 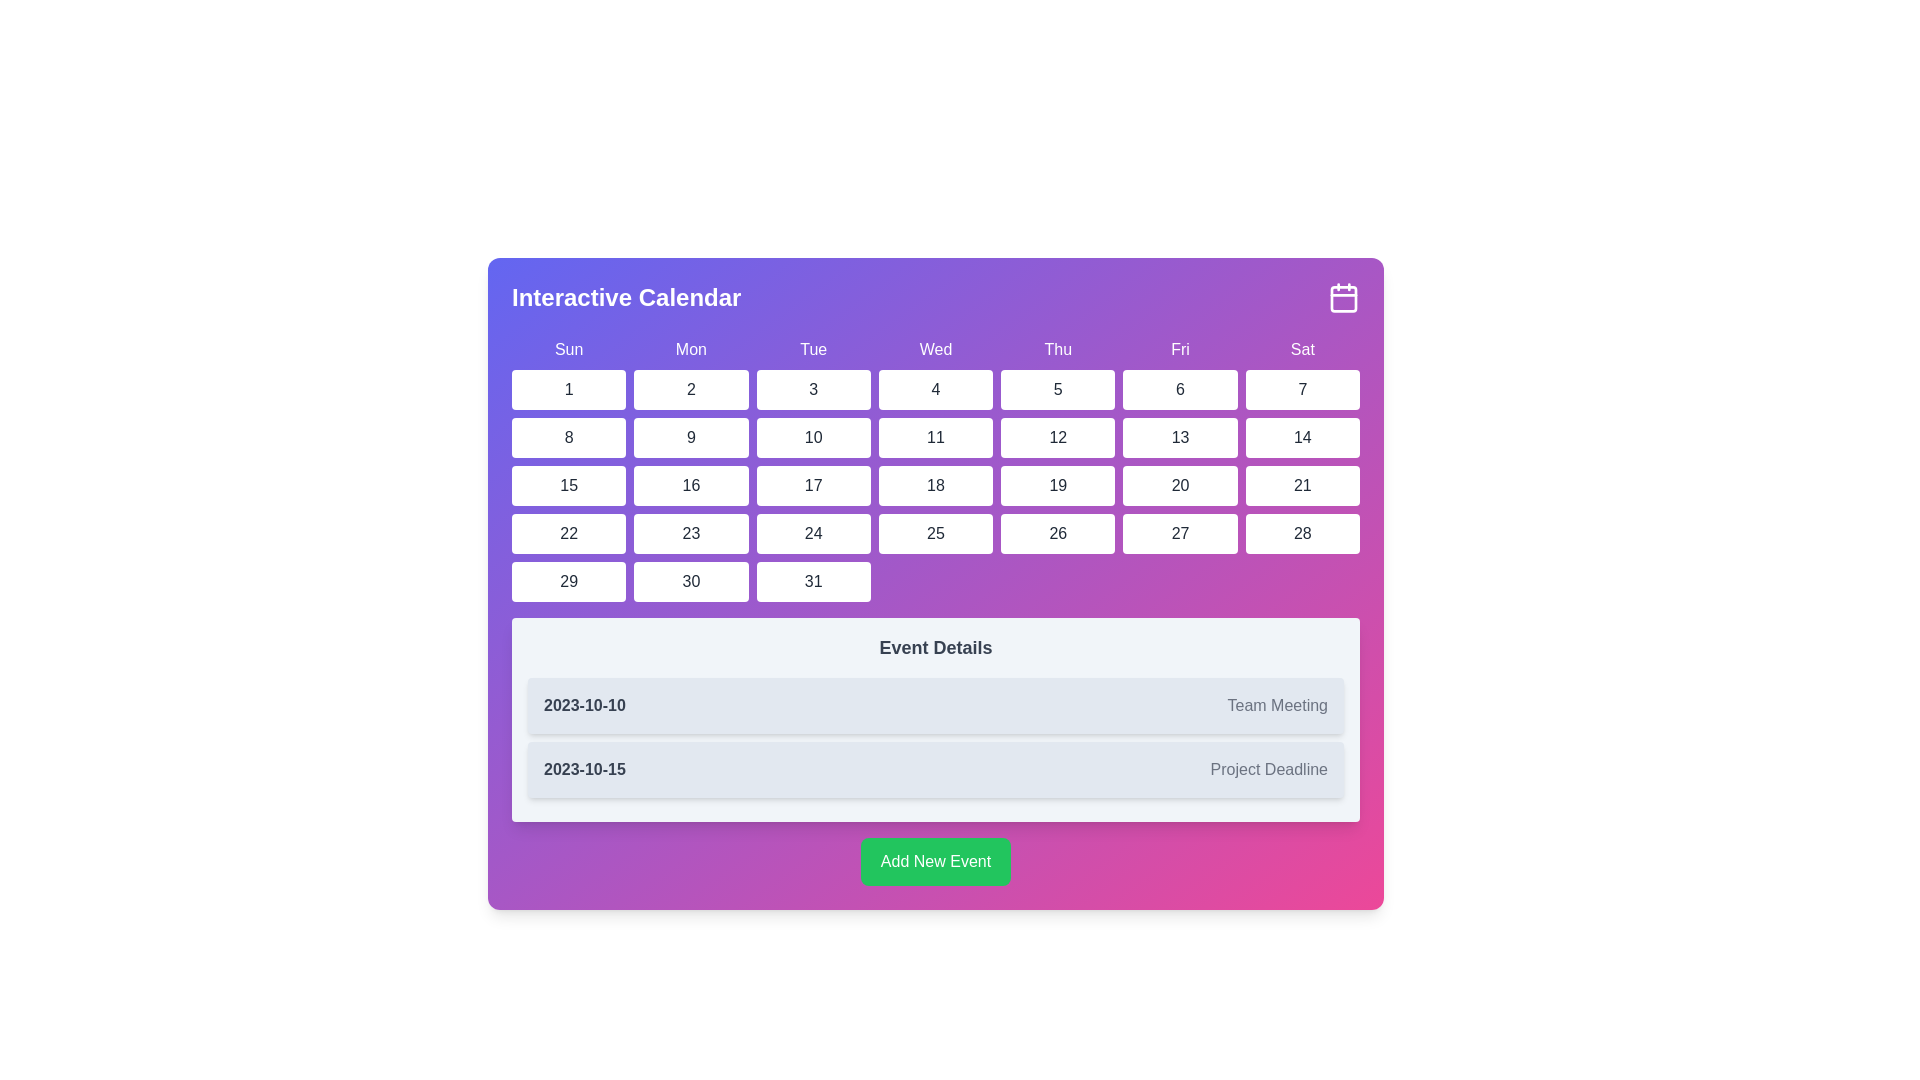 I want to click on the 'Add New Event' button, which has a green background and white text, to observe the hover effect, so click(x=935, y=860).